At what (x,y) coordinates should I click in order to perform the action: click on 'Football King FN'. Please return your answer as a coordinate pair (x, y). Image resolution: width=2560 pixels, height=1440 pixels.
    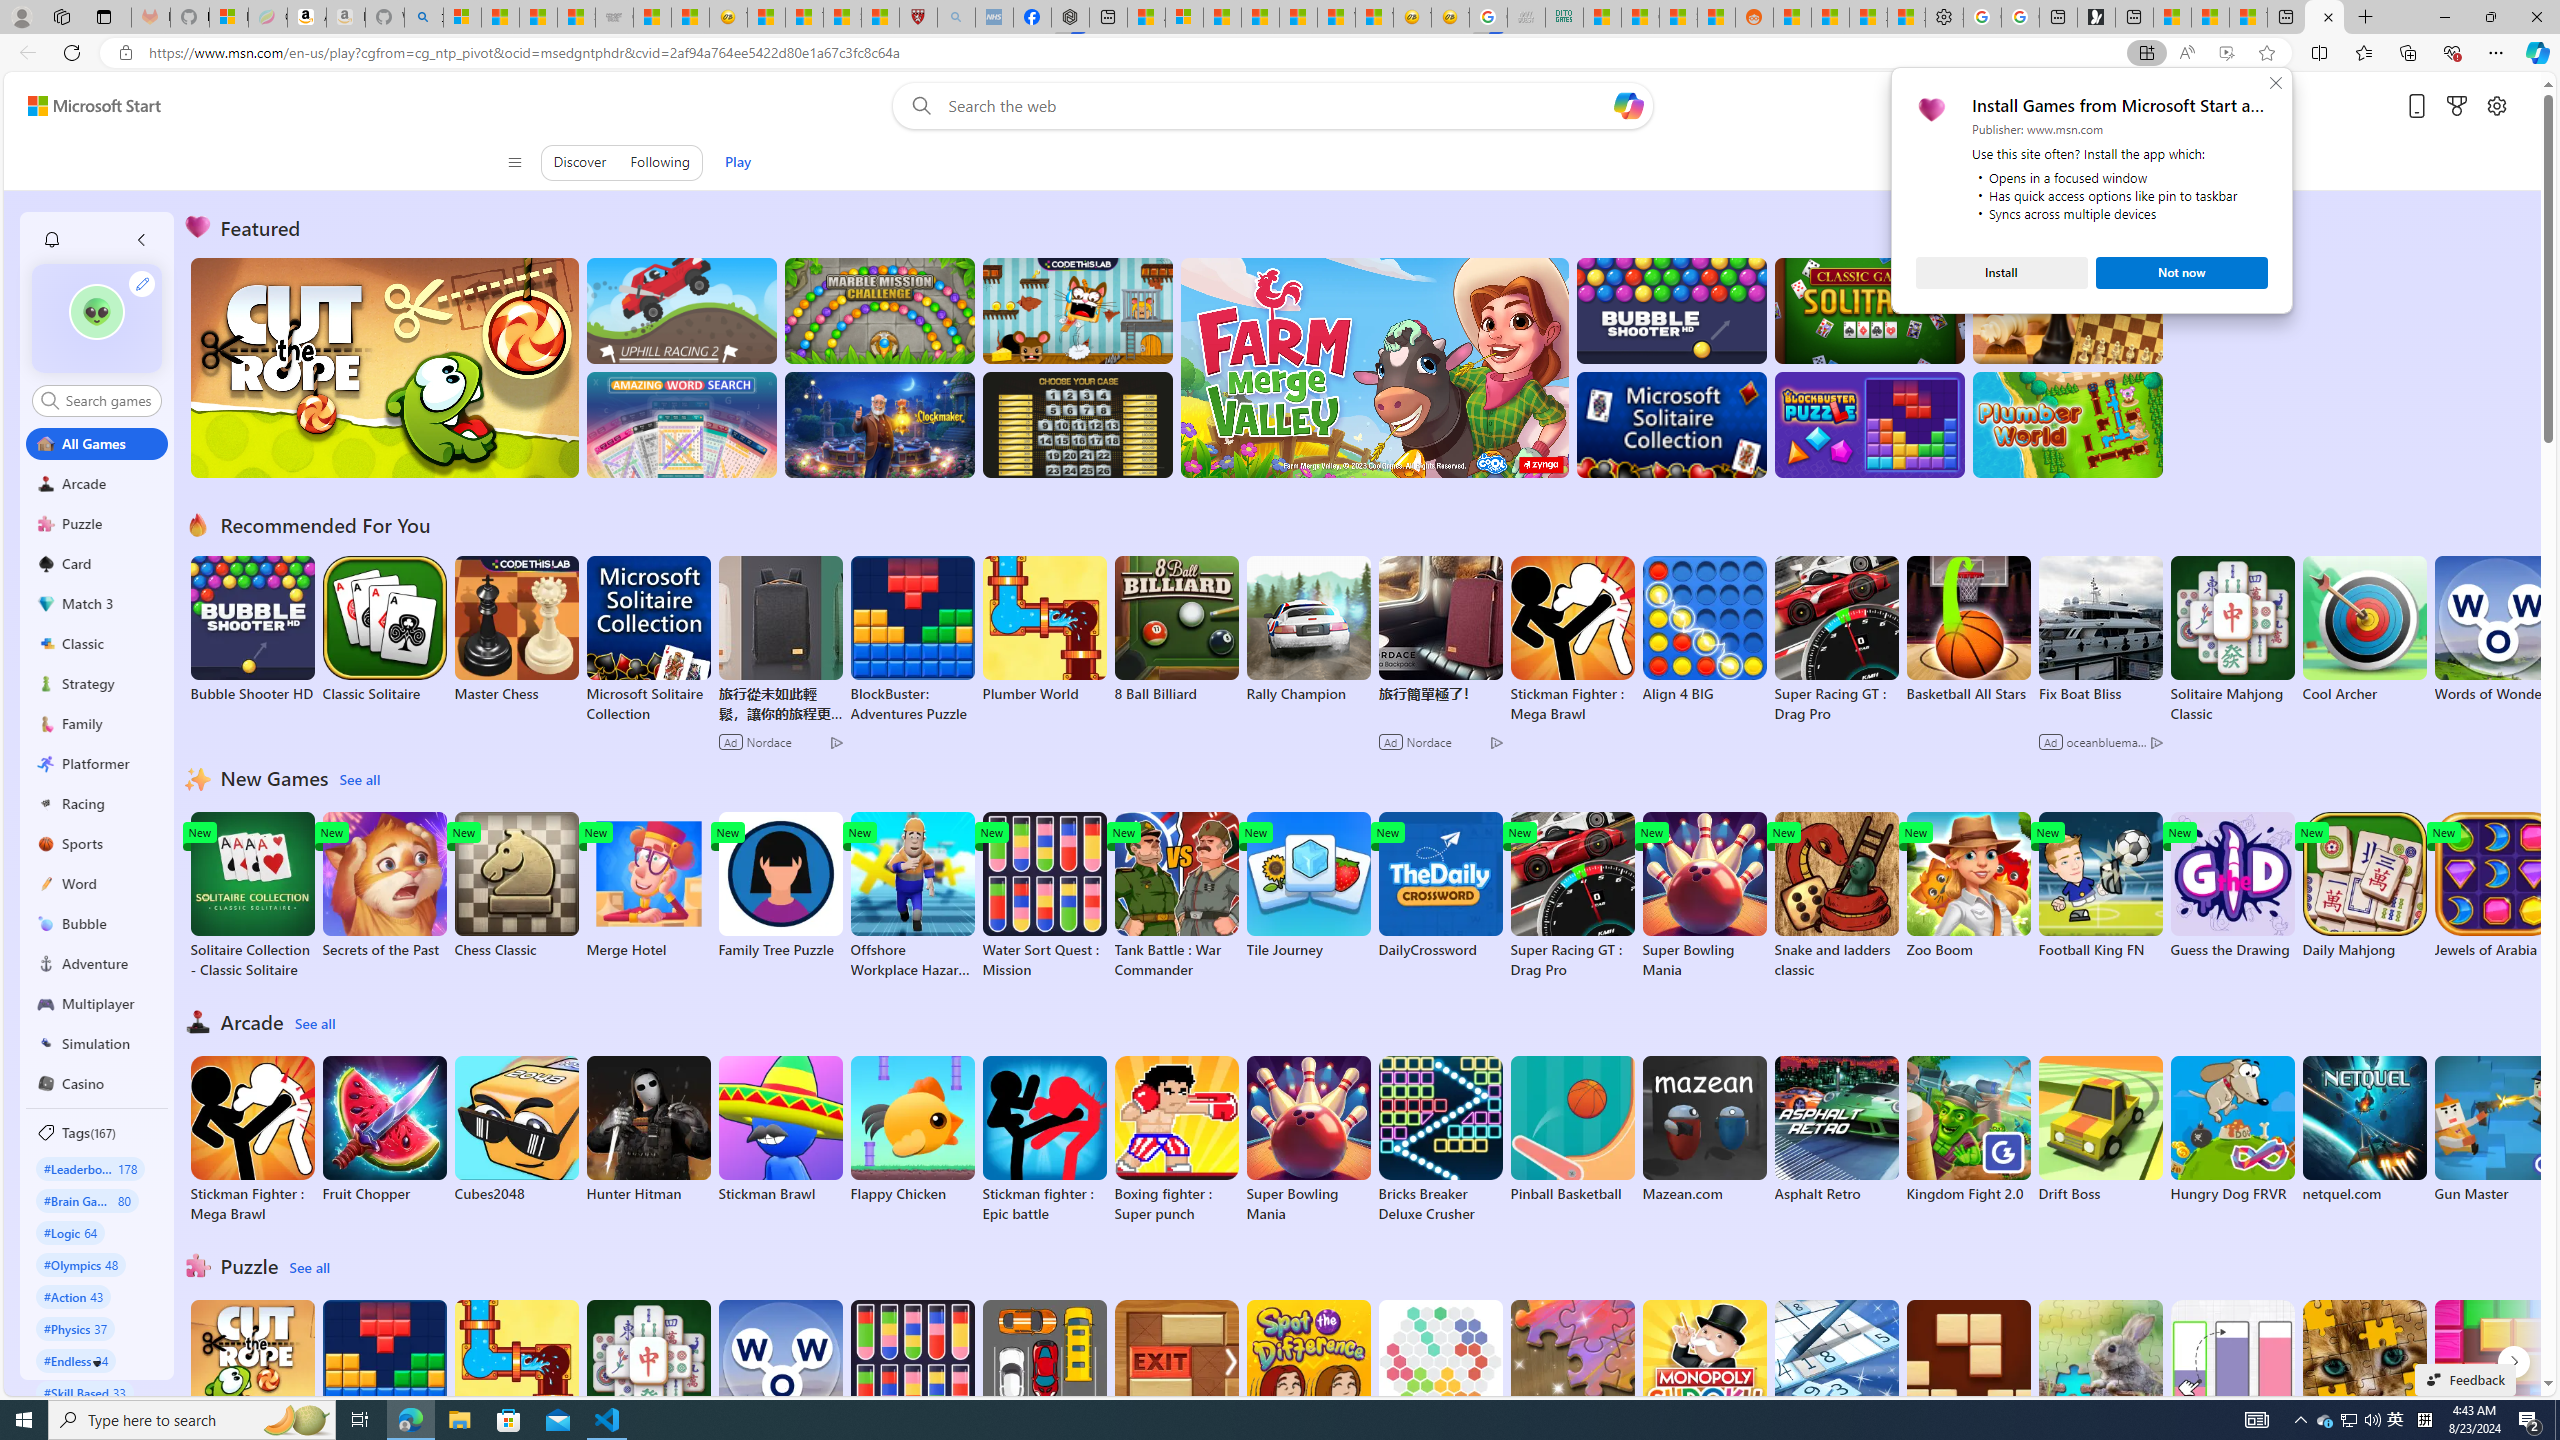
    Looking at the image, I should click on (2099, 885).